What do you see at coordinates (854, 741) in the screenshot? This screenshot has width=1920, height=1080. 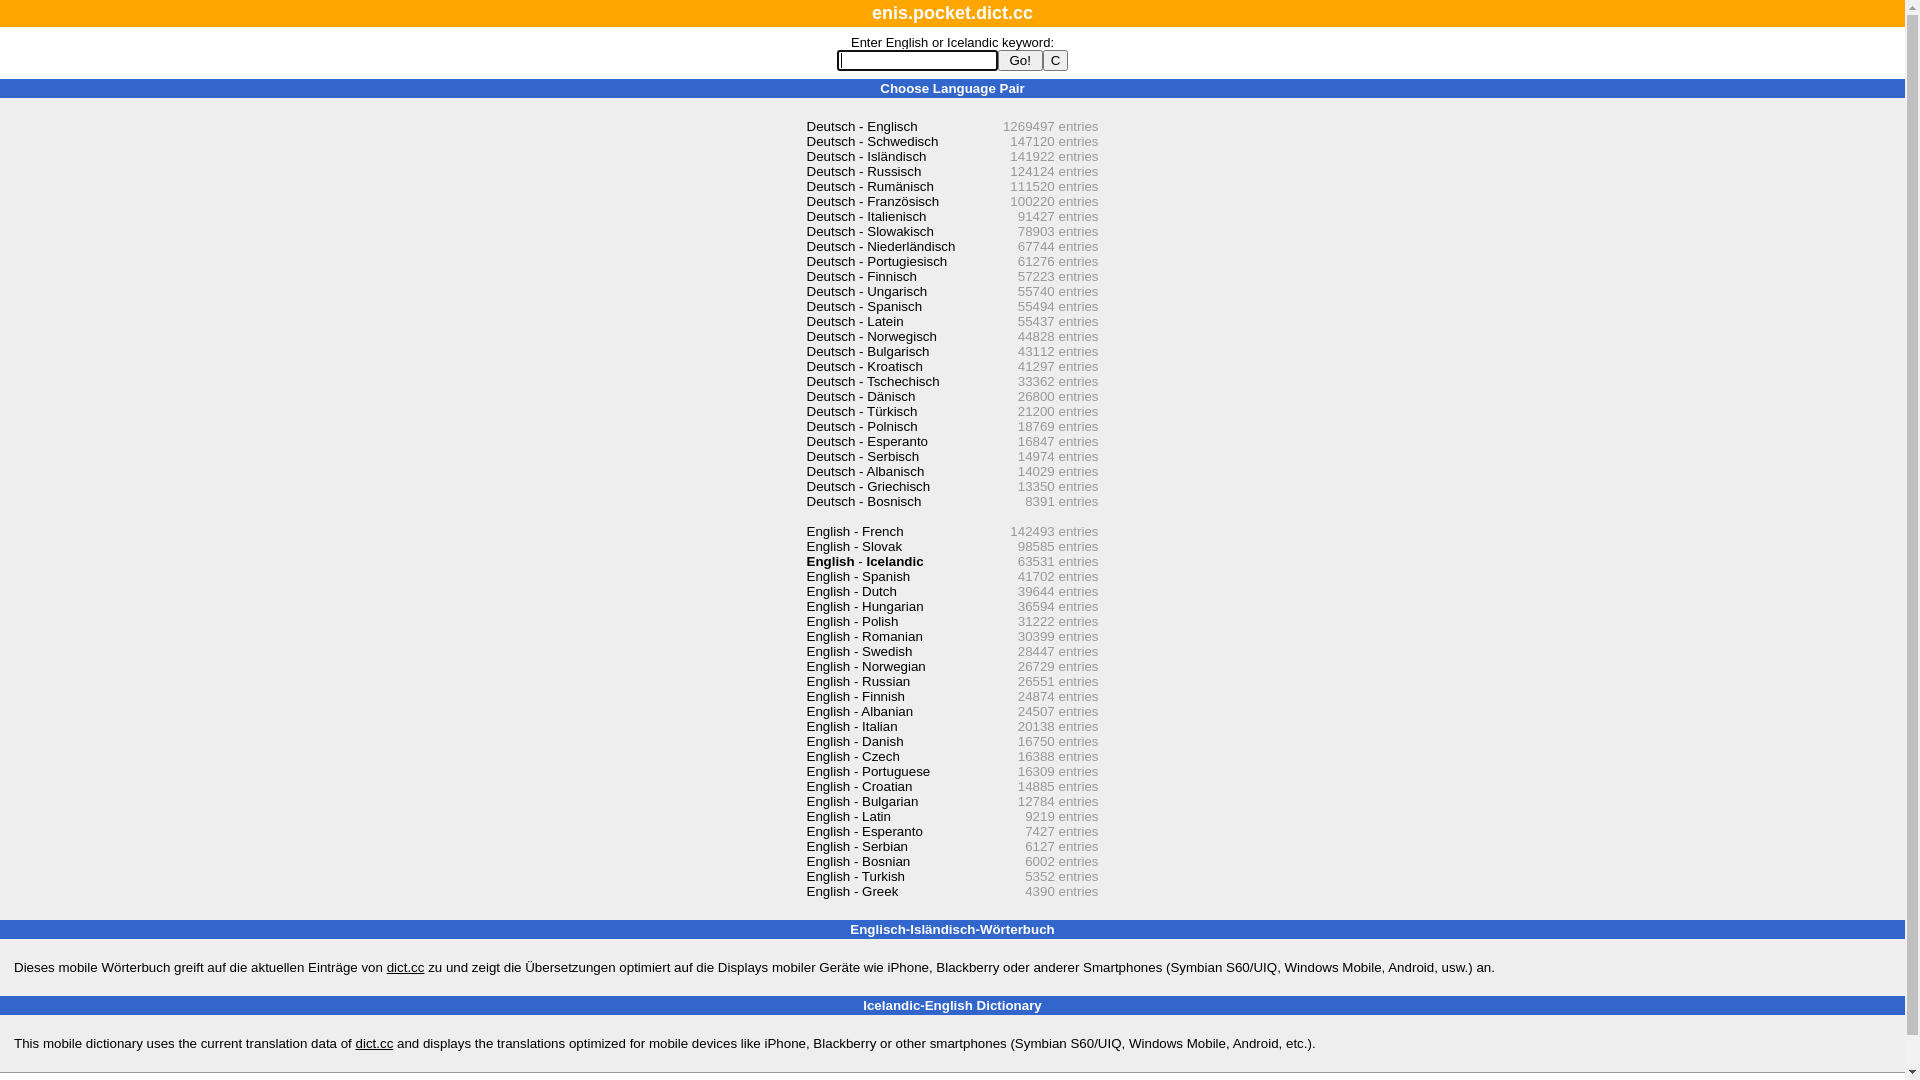 I see `'English - Danish'` at bounding box center [854, 741].